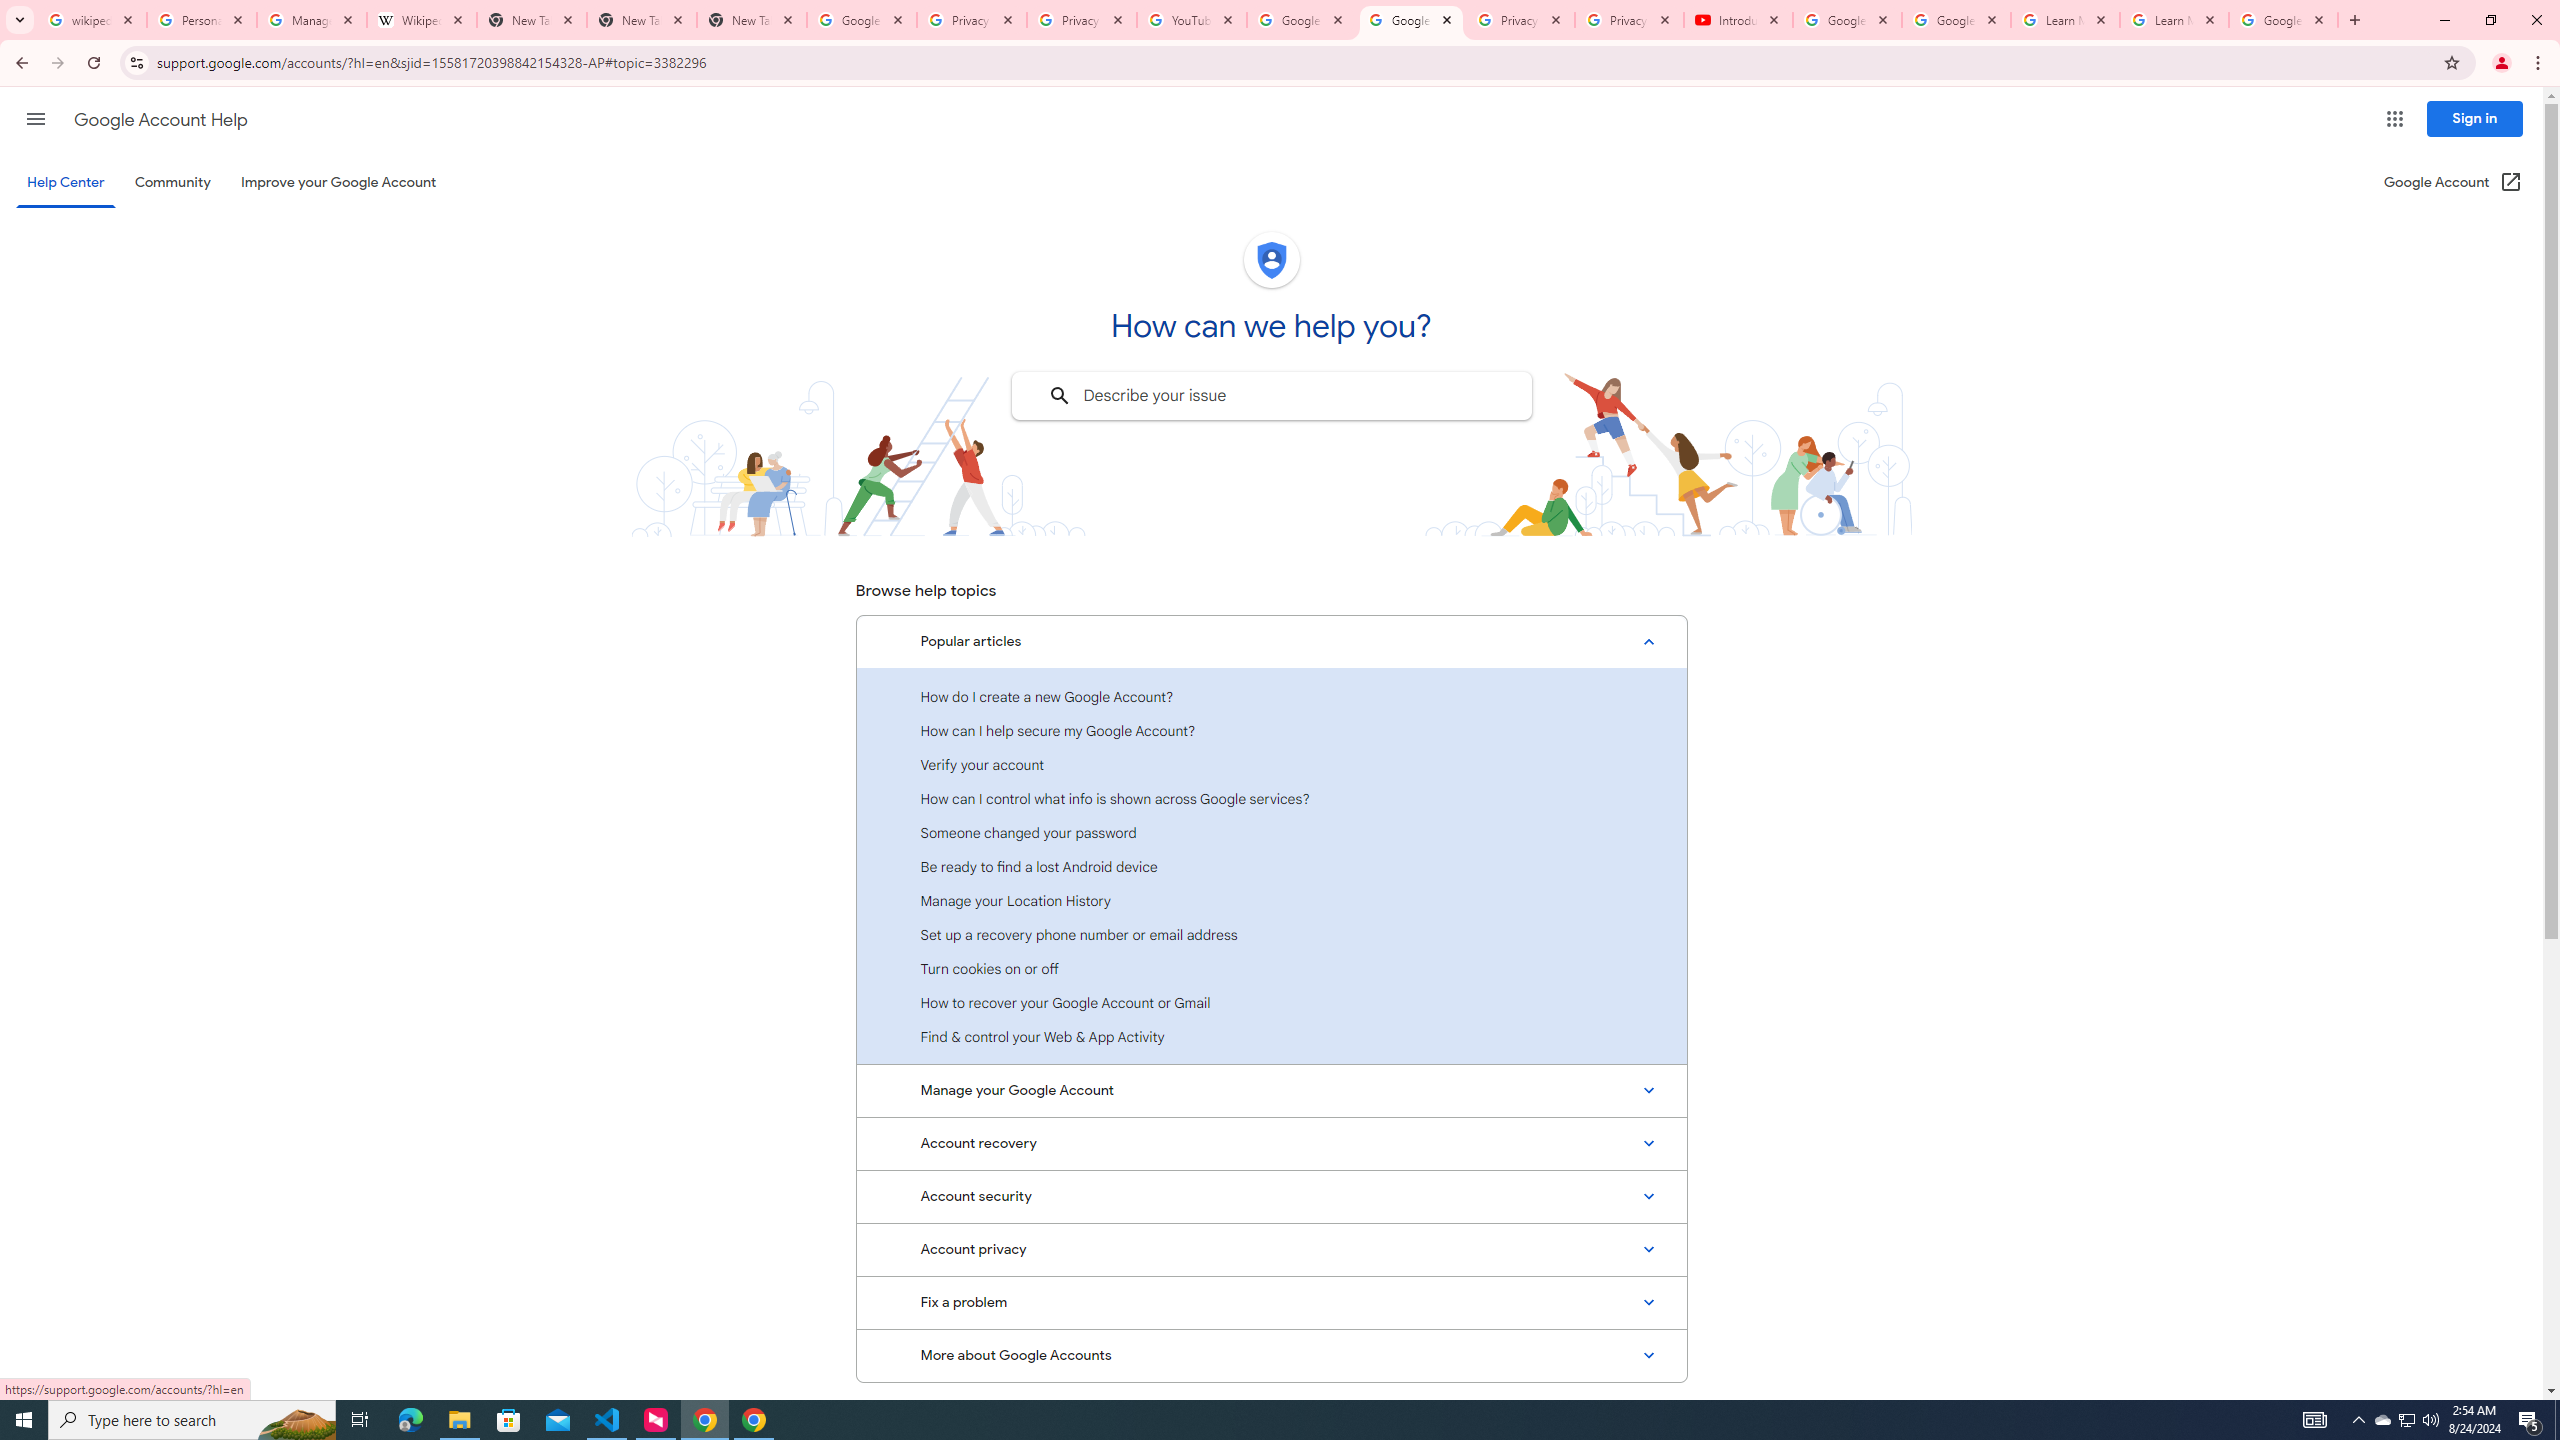 The width and height of the screenshot is (2560, 1440). What do you see at coordinates (34, 118) in the screenshot?
I see `'Main menu'` at bounding box center [34, 118].